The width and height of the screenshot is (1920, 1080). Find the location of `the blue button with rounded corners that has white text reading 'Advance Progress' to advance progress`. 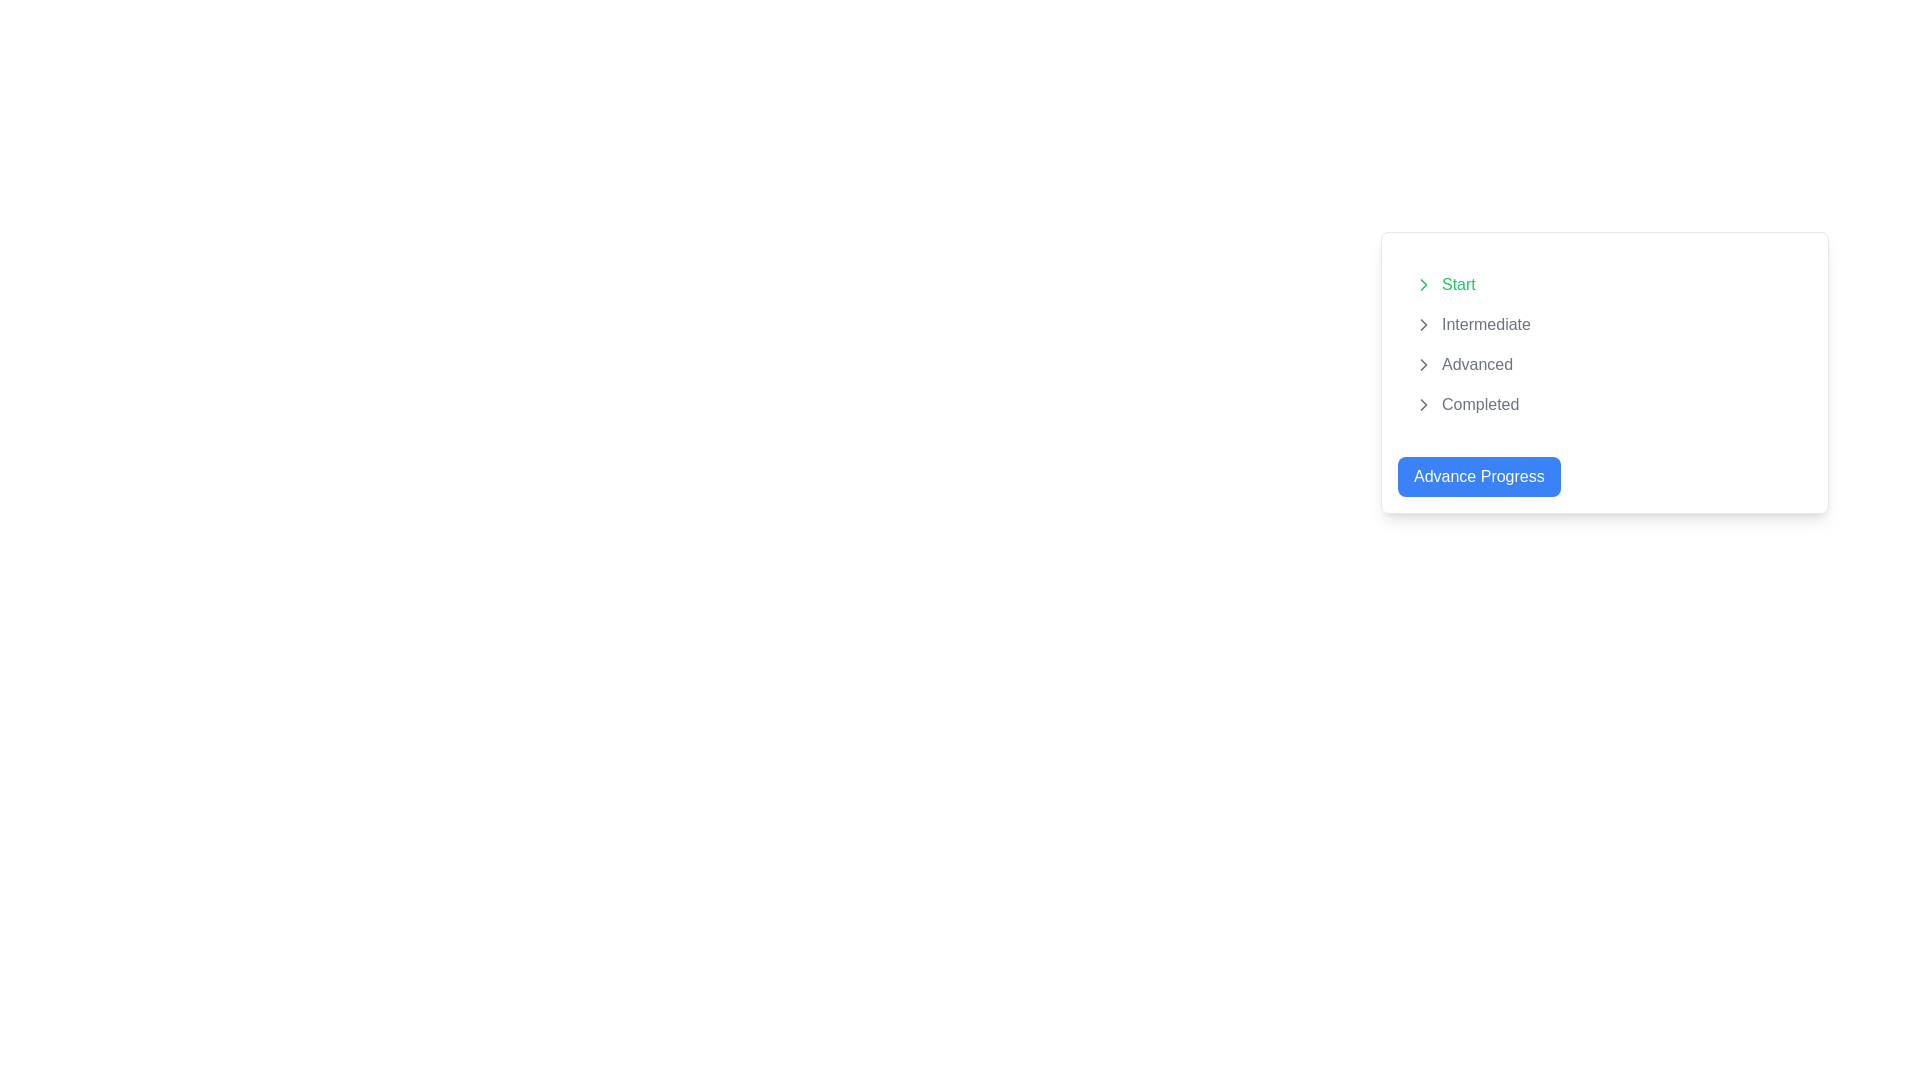

the blue button with rounded corners that has white text reading 'Advance Progress' to advance progress is located at coordinates (1479, 477).